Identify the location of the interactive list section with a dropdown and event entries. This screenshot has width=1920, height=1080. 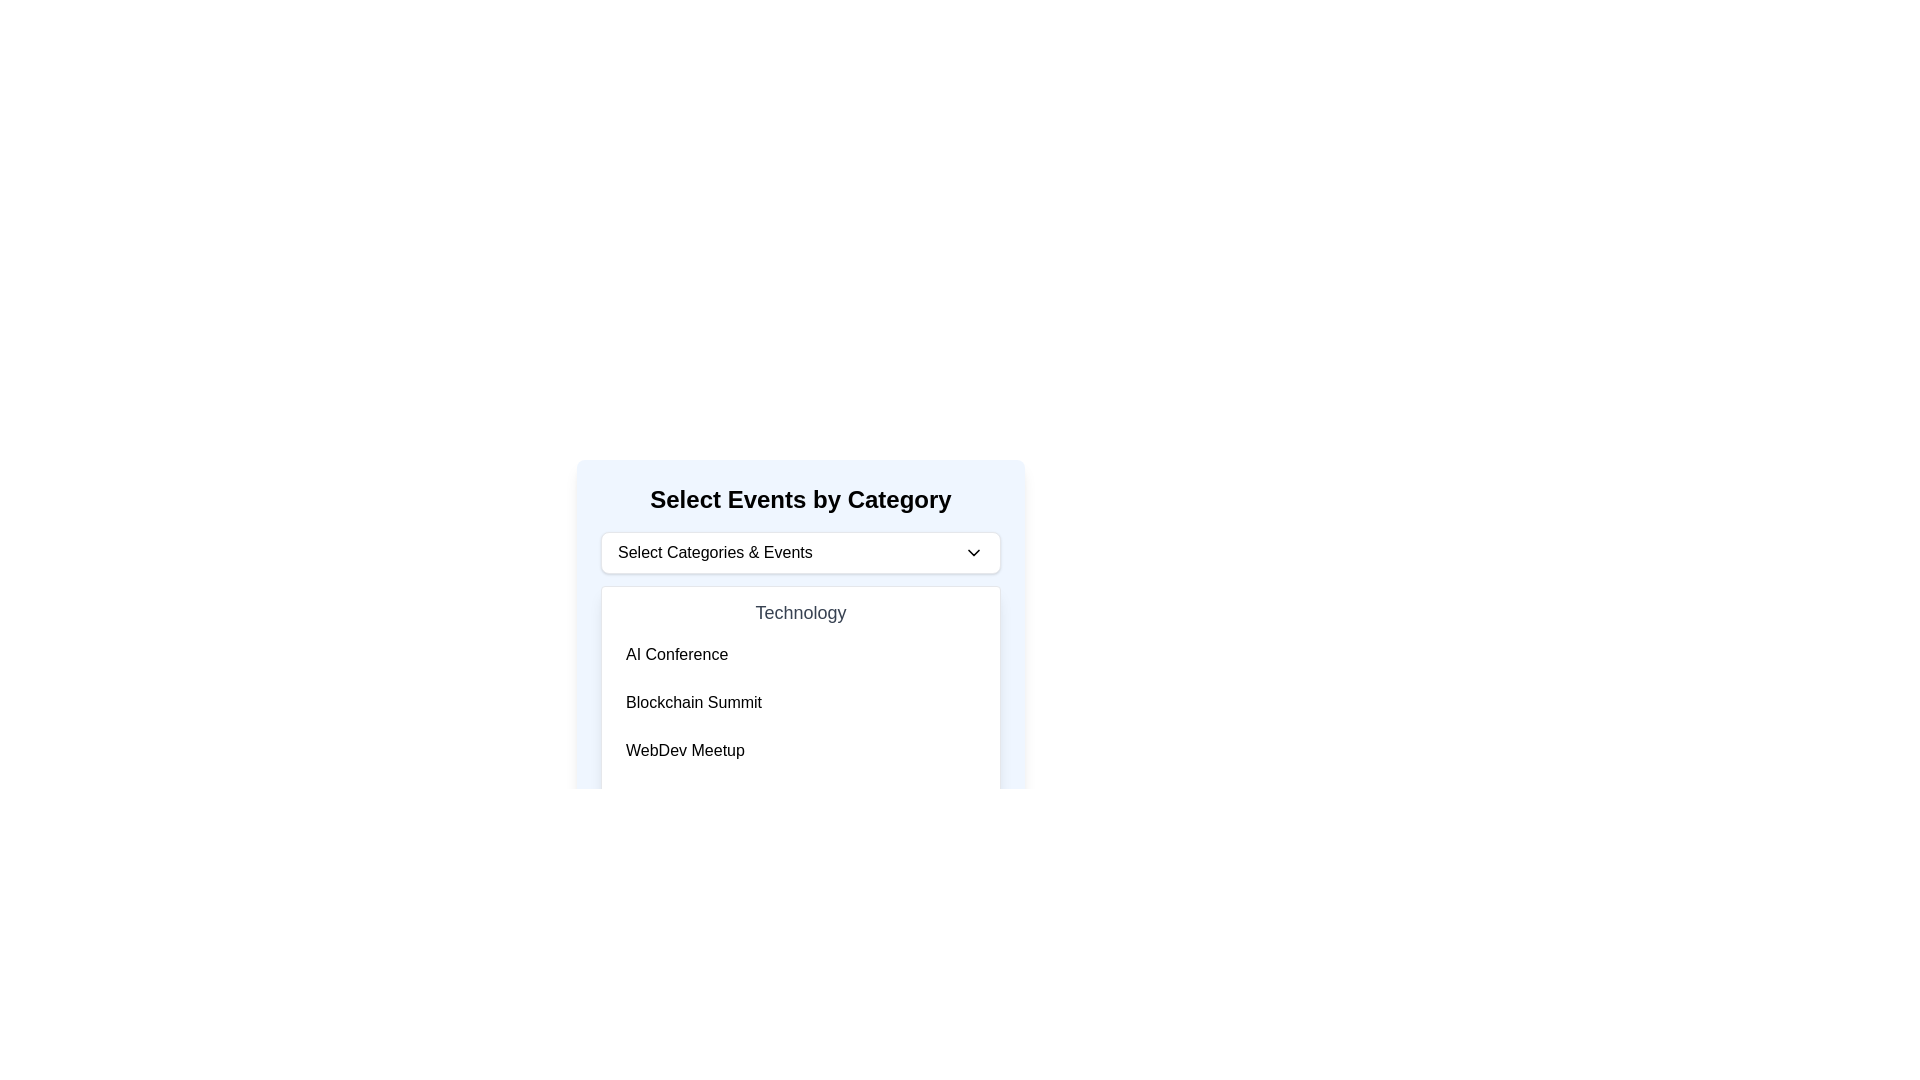
(801, 611).